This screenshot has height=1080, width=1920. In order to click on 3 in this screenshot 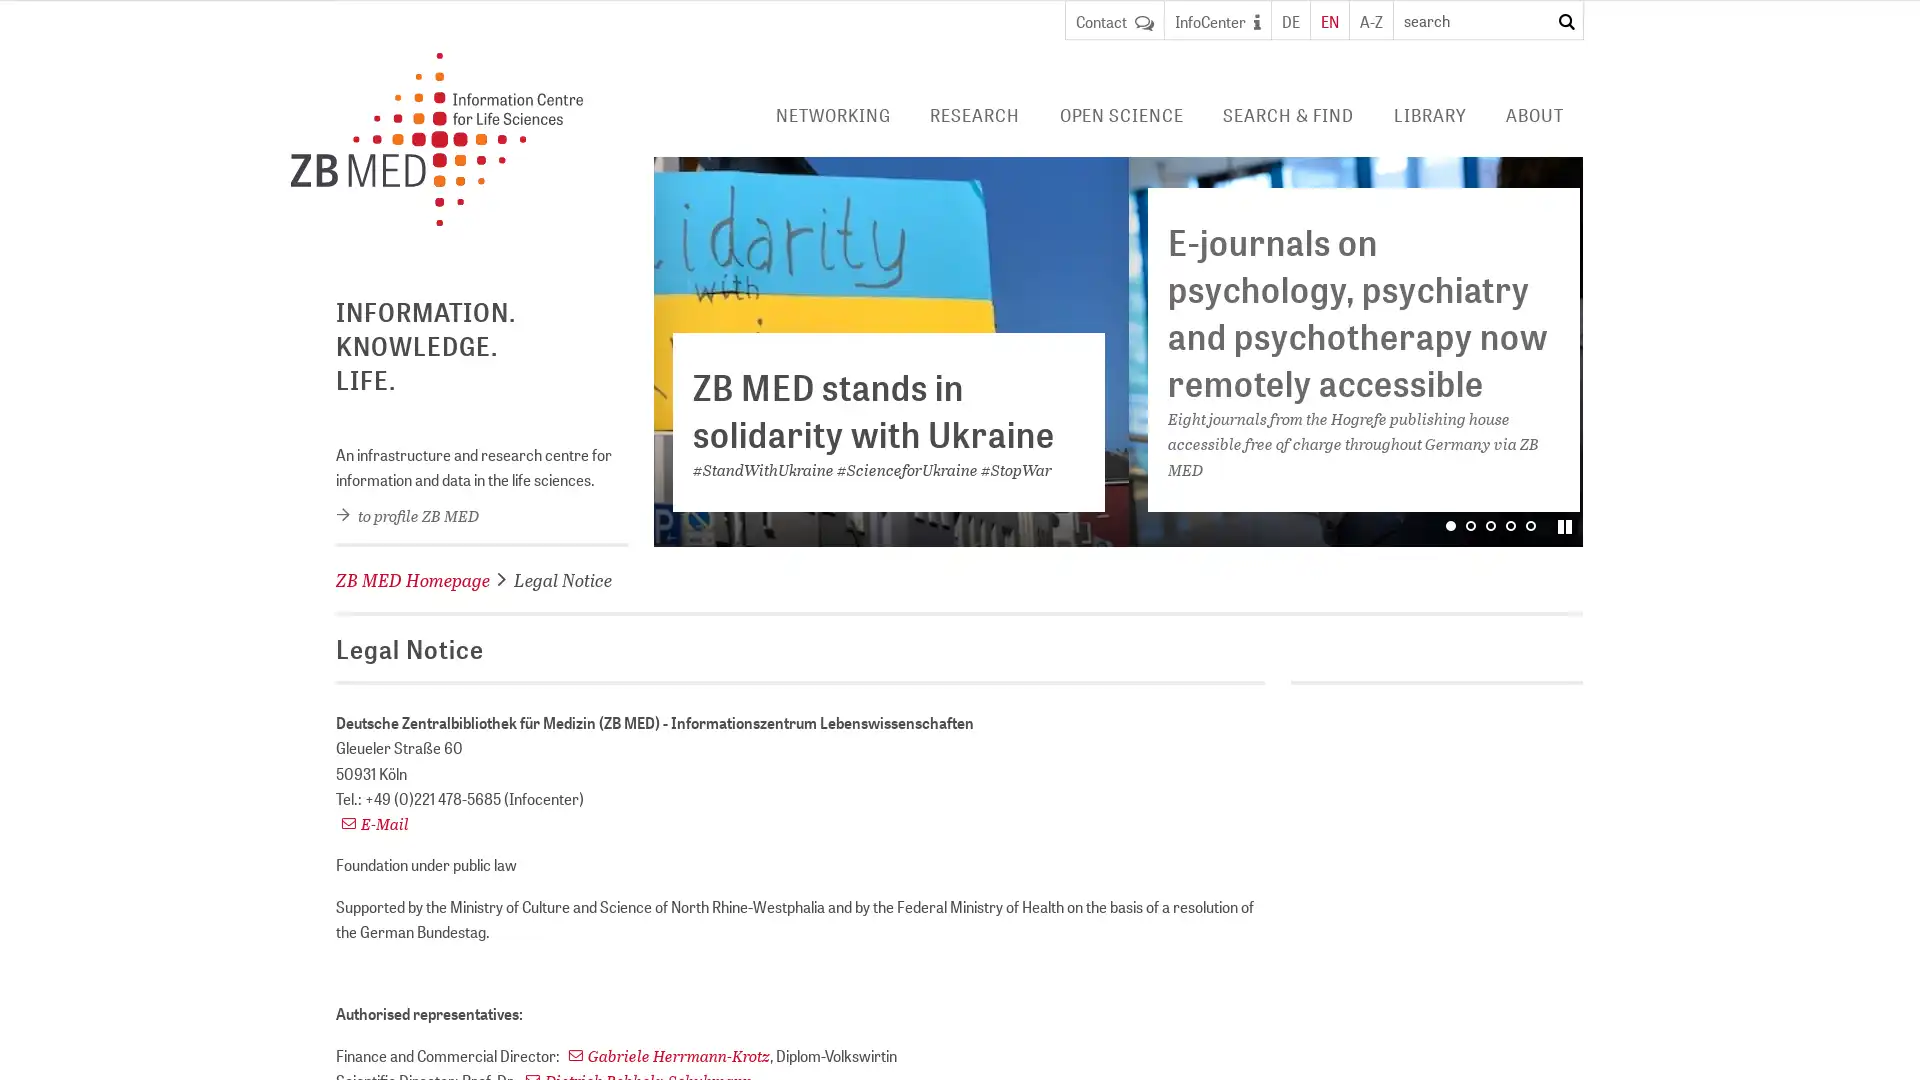, I will do `click(1491, 523)`.